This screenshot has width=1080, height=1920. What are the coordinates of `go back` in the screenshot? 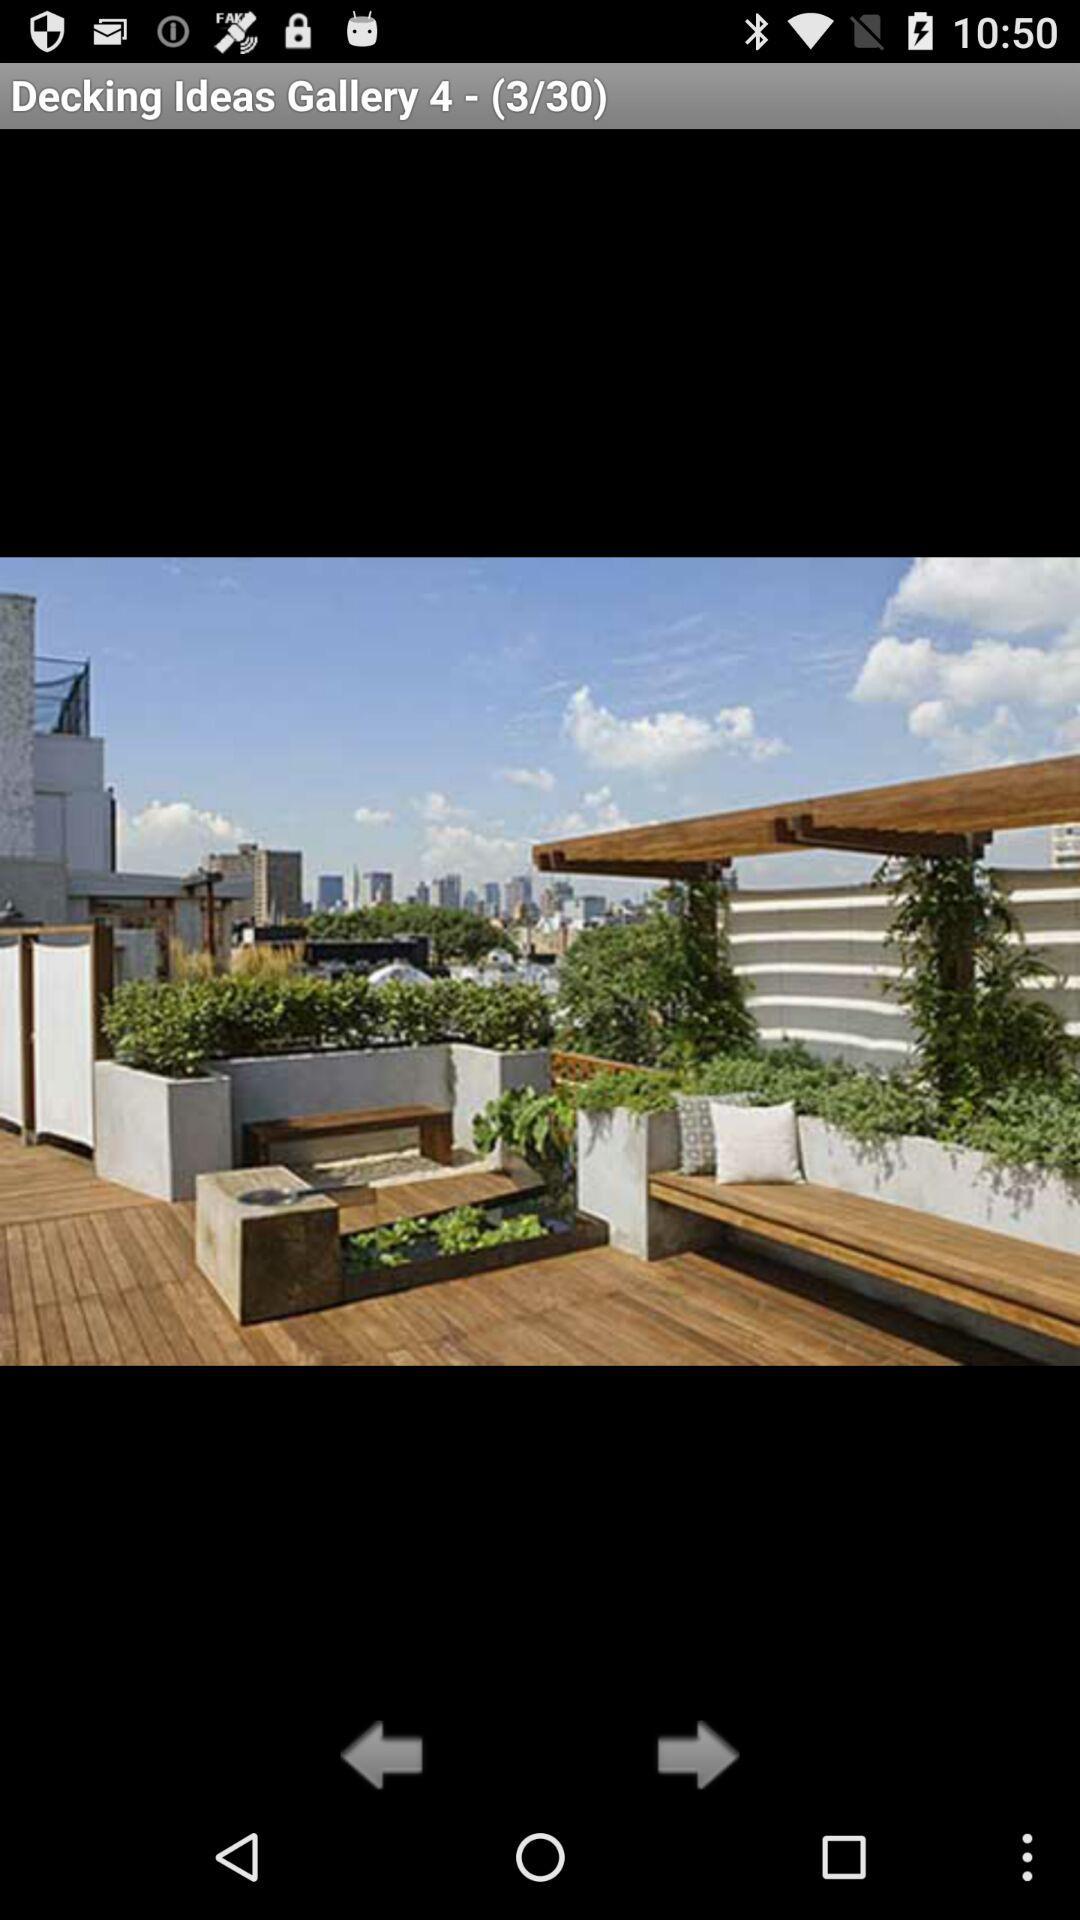 It's located at (387, 1756).